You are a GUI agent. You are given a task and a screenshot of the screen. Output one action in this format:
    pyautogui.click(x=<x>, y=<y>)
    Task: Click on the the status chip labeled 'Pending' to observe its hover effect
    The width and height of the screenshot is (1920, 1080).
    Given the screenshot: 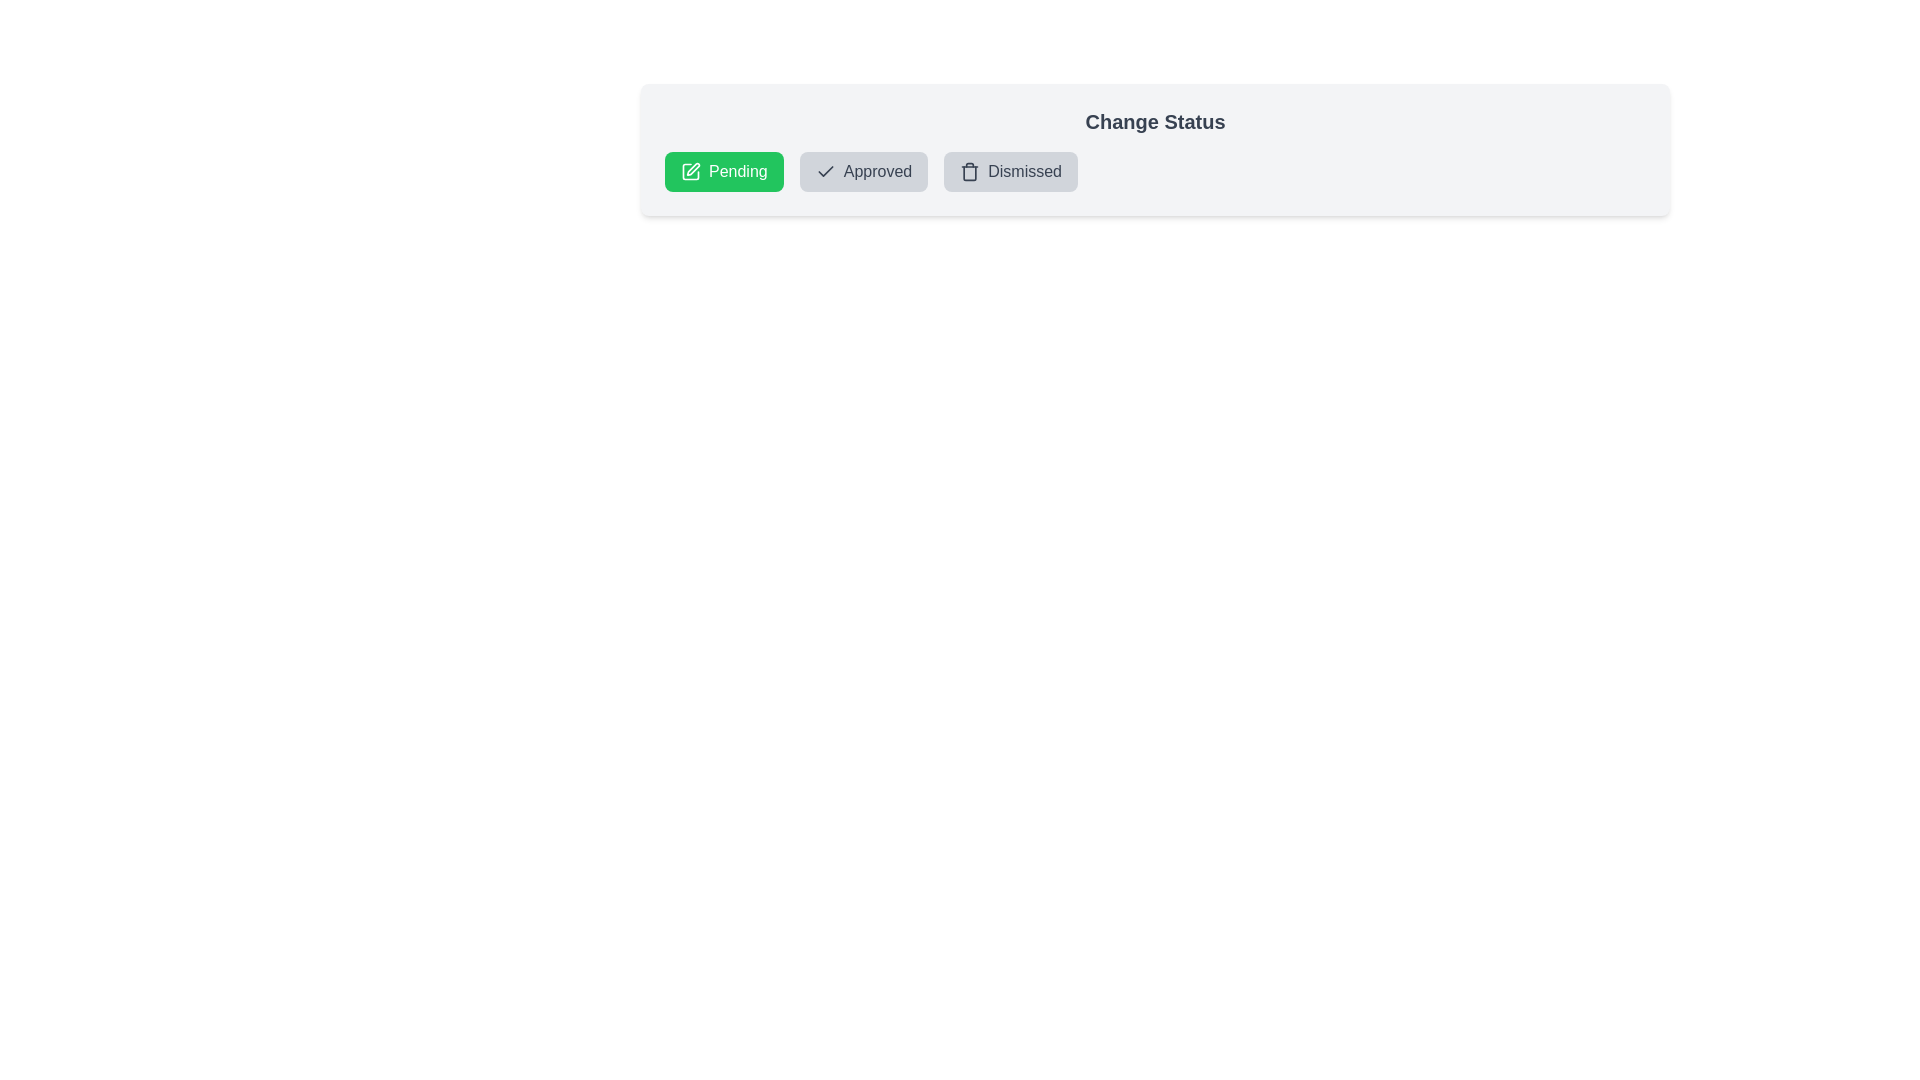 What is the action you would take?
    pyautogui.click(x=723, y=171)
    